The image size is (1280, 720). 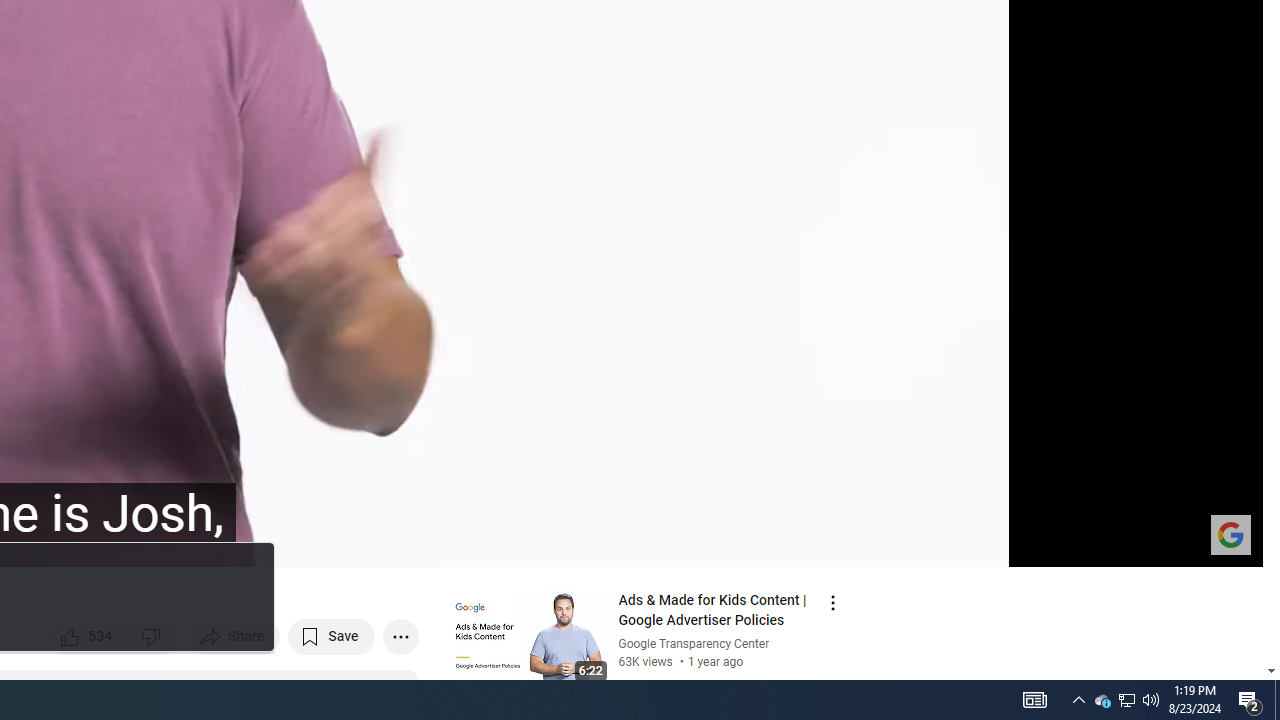 I want to click on 'Action menu', so click(x=832, y=602).